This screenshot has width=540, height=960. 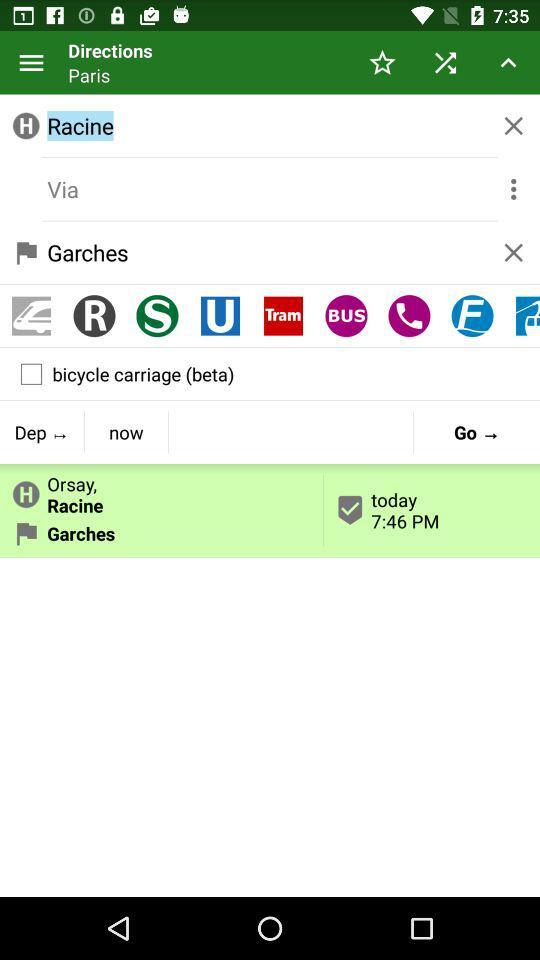 I want to click on item to the left of now button, so click(x=42, y=432).